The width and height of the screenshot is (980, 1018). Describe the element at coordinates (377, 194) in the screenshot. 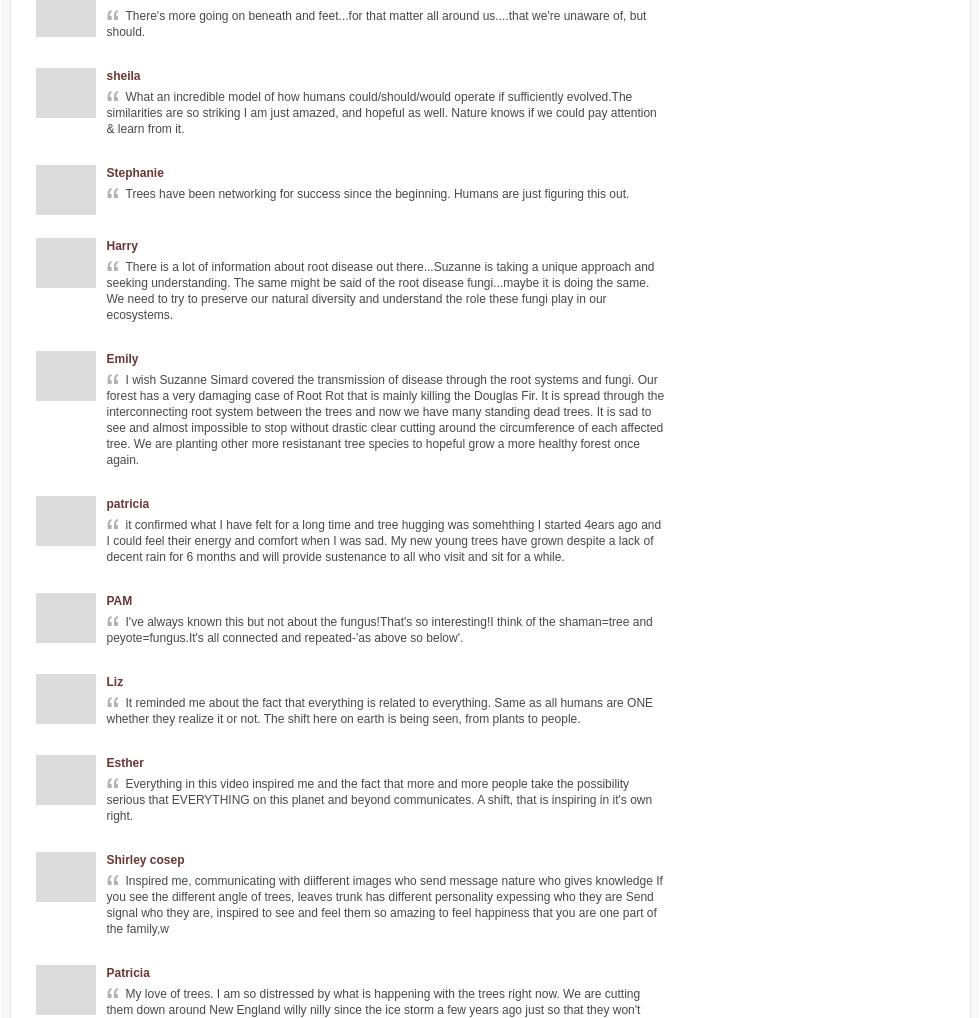

I see `'Trees have been networking for success since the beginning. Humans are just figuring this out.'` at that location.